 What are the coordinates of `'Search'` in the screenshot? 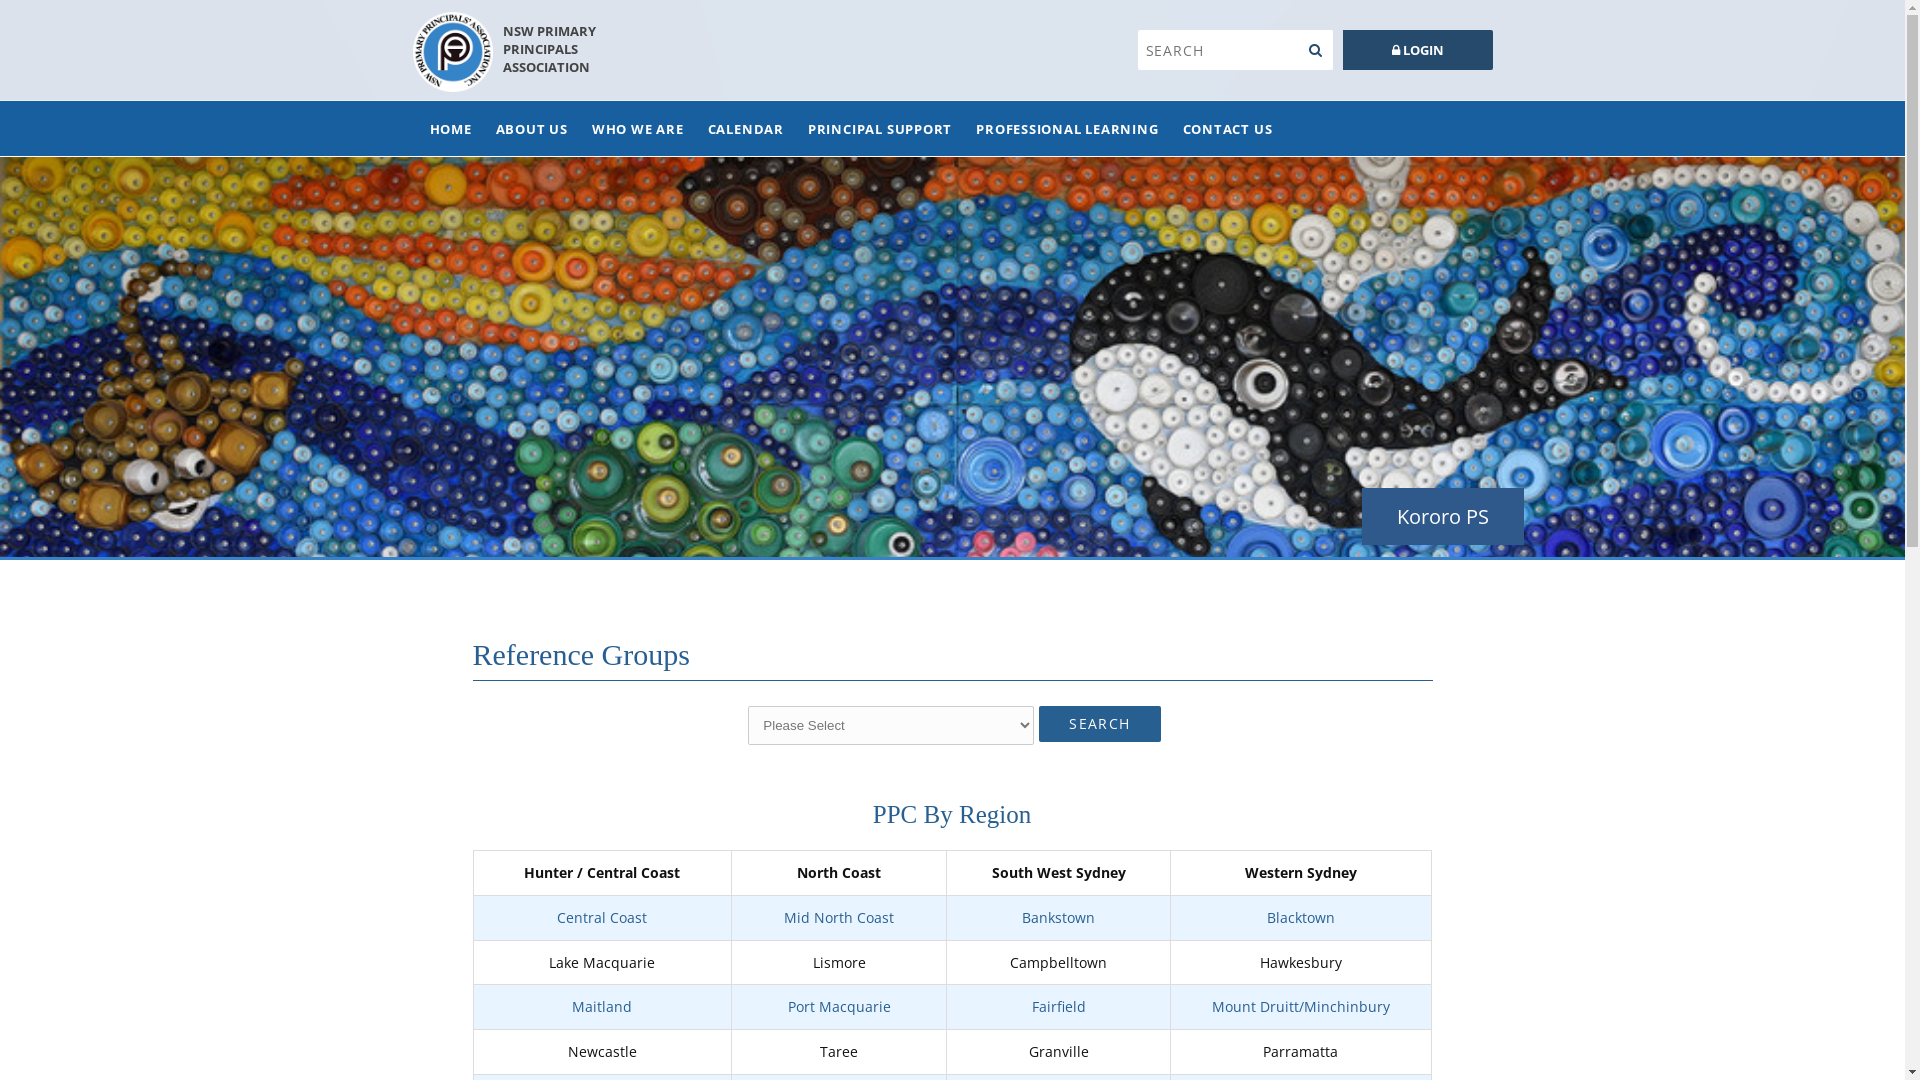 It's located at (1217, 49).